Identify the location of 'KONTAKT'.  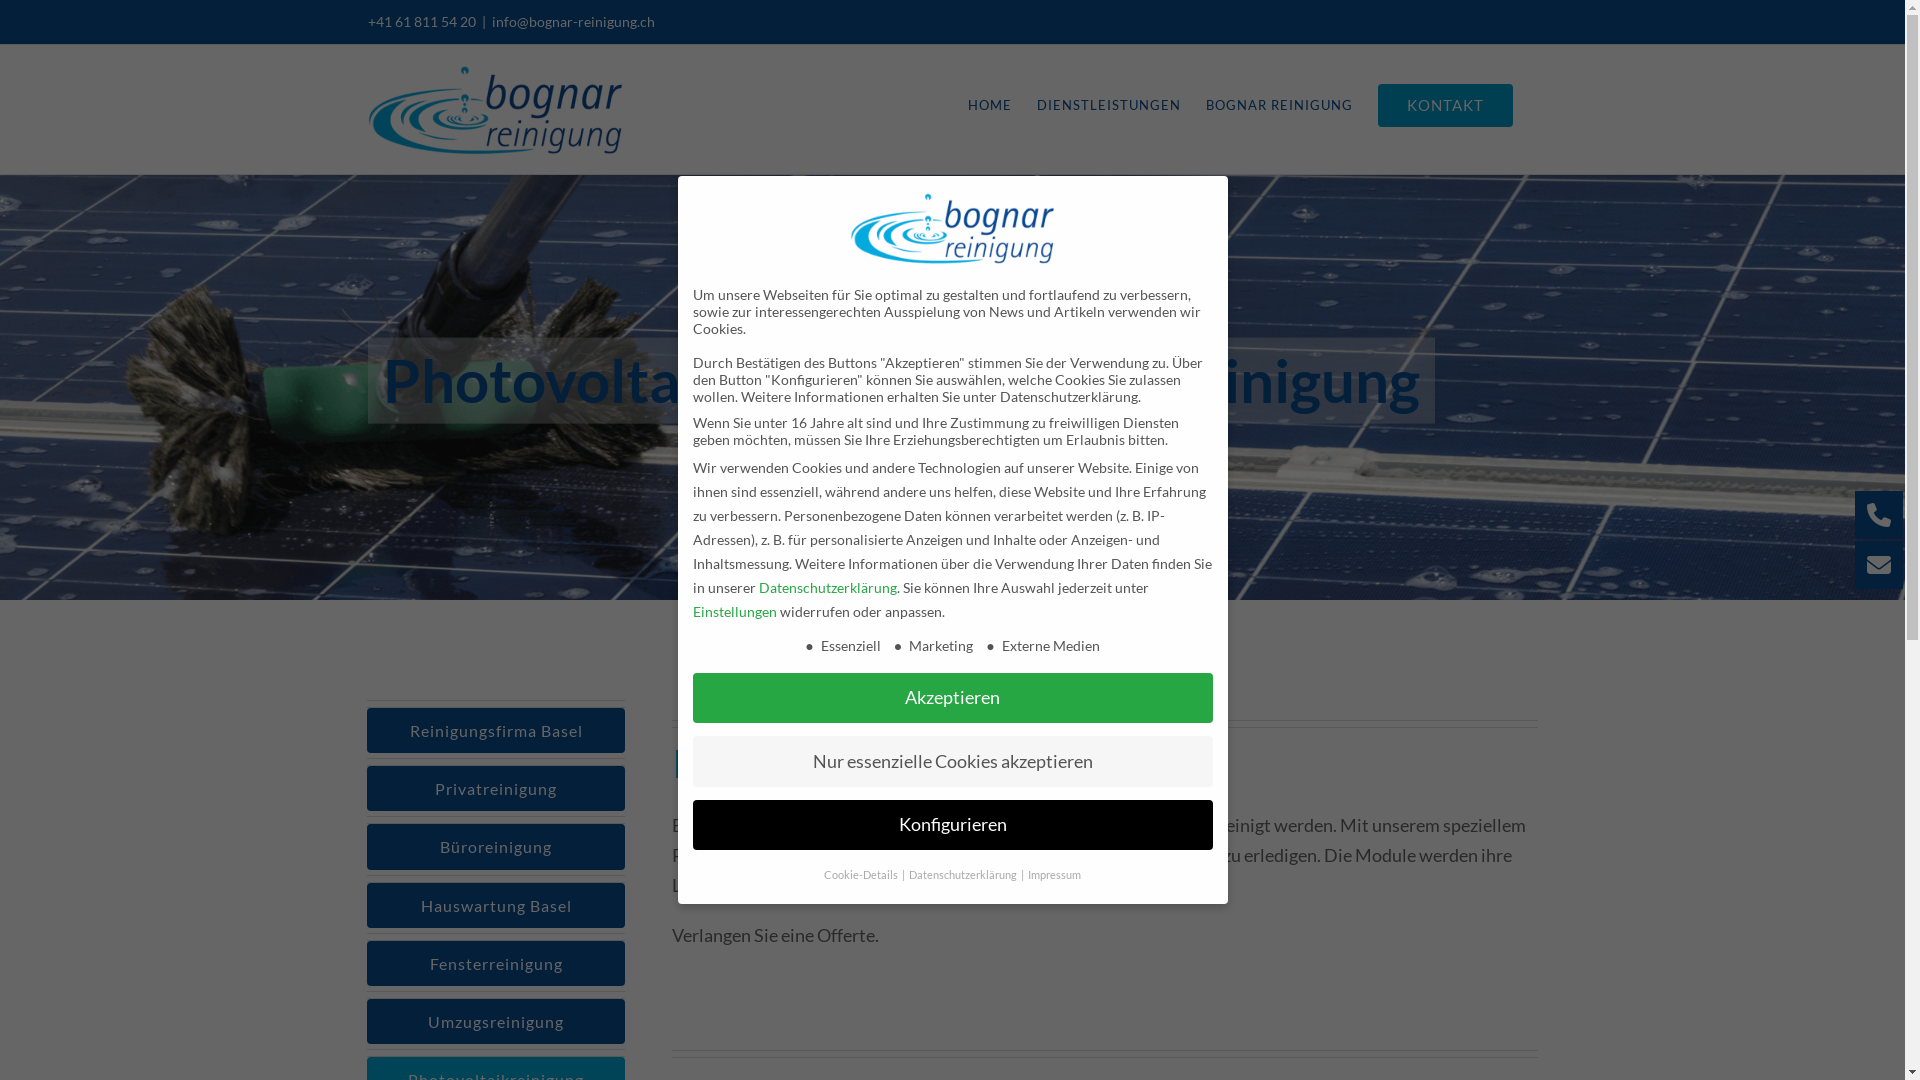
(1376, 104).